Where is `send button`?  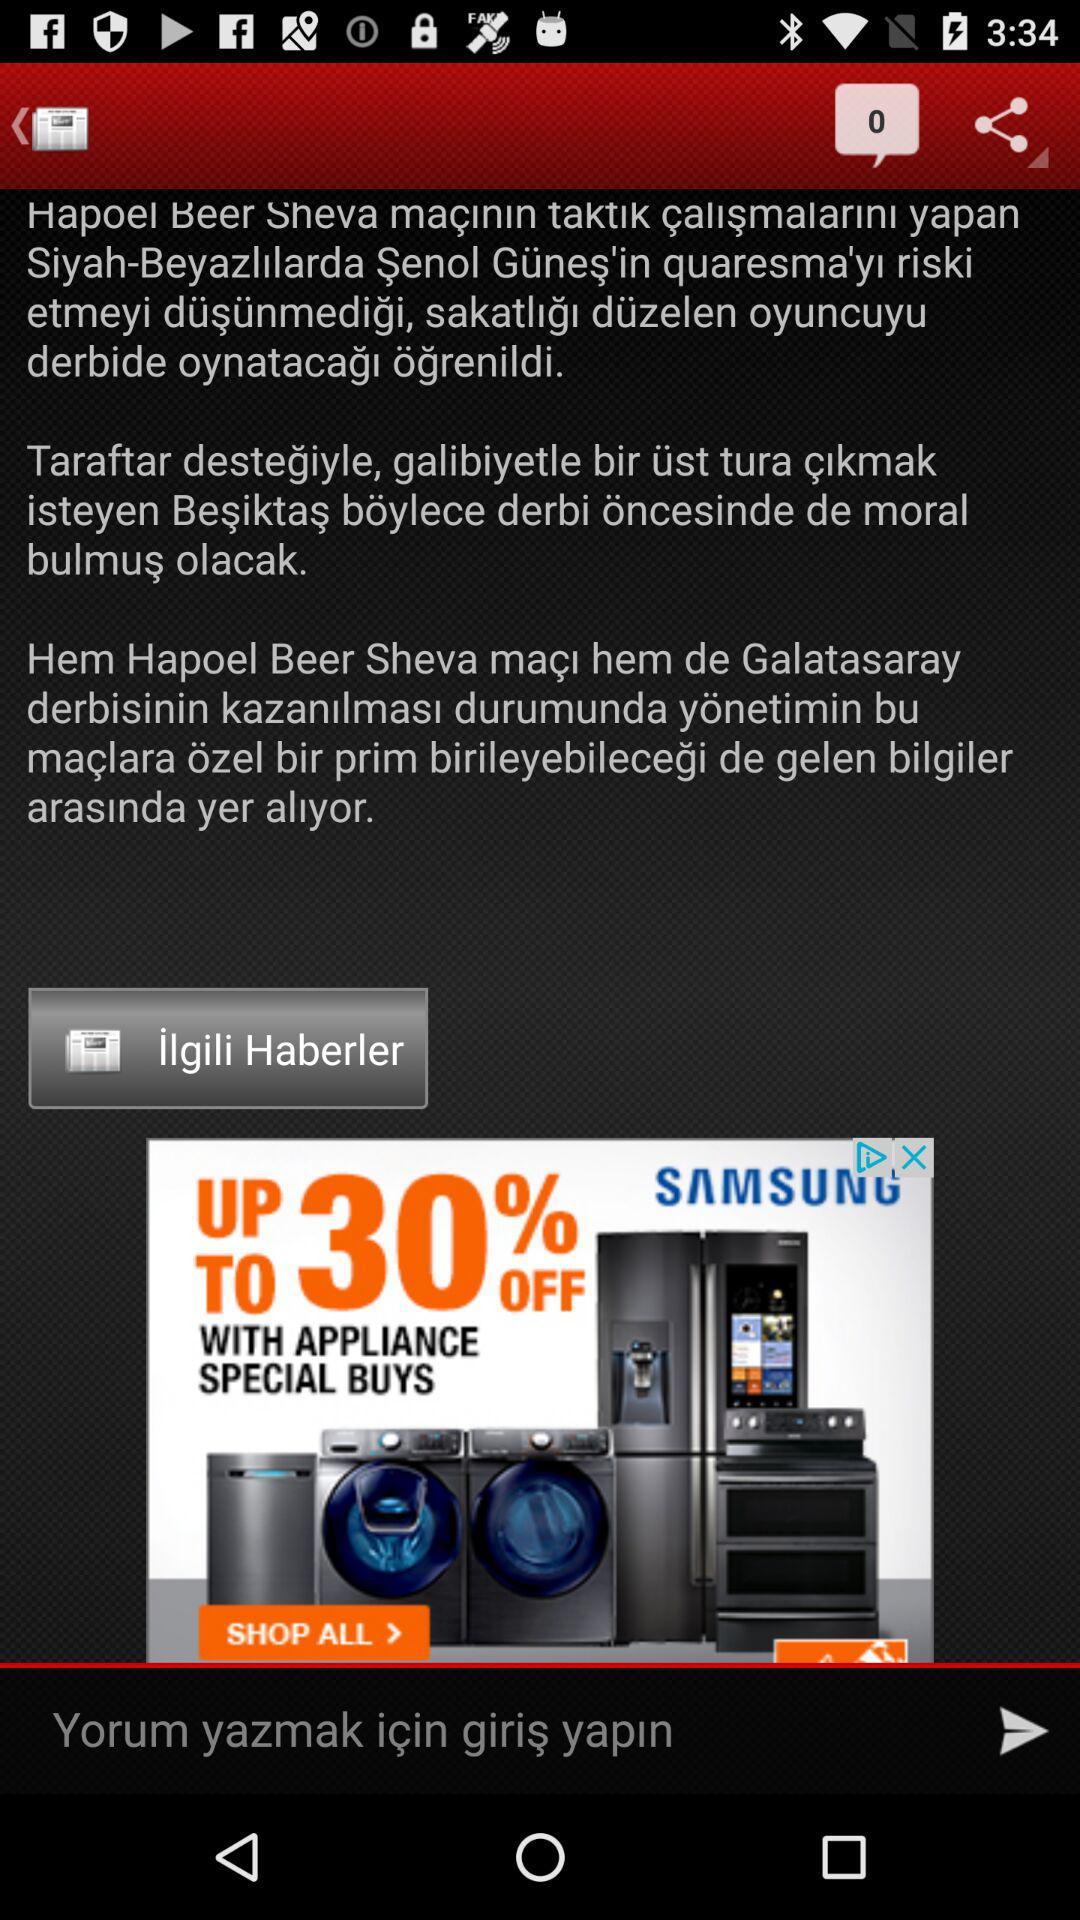
send button is located at coordinates (1024, 1730).